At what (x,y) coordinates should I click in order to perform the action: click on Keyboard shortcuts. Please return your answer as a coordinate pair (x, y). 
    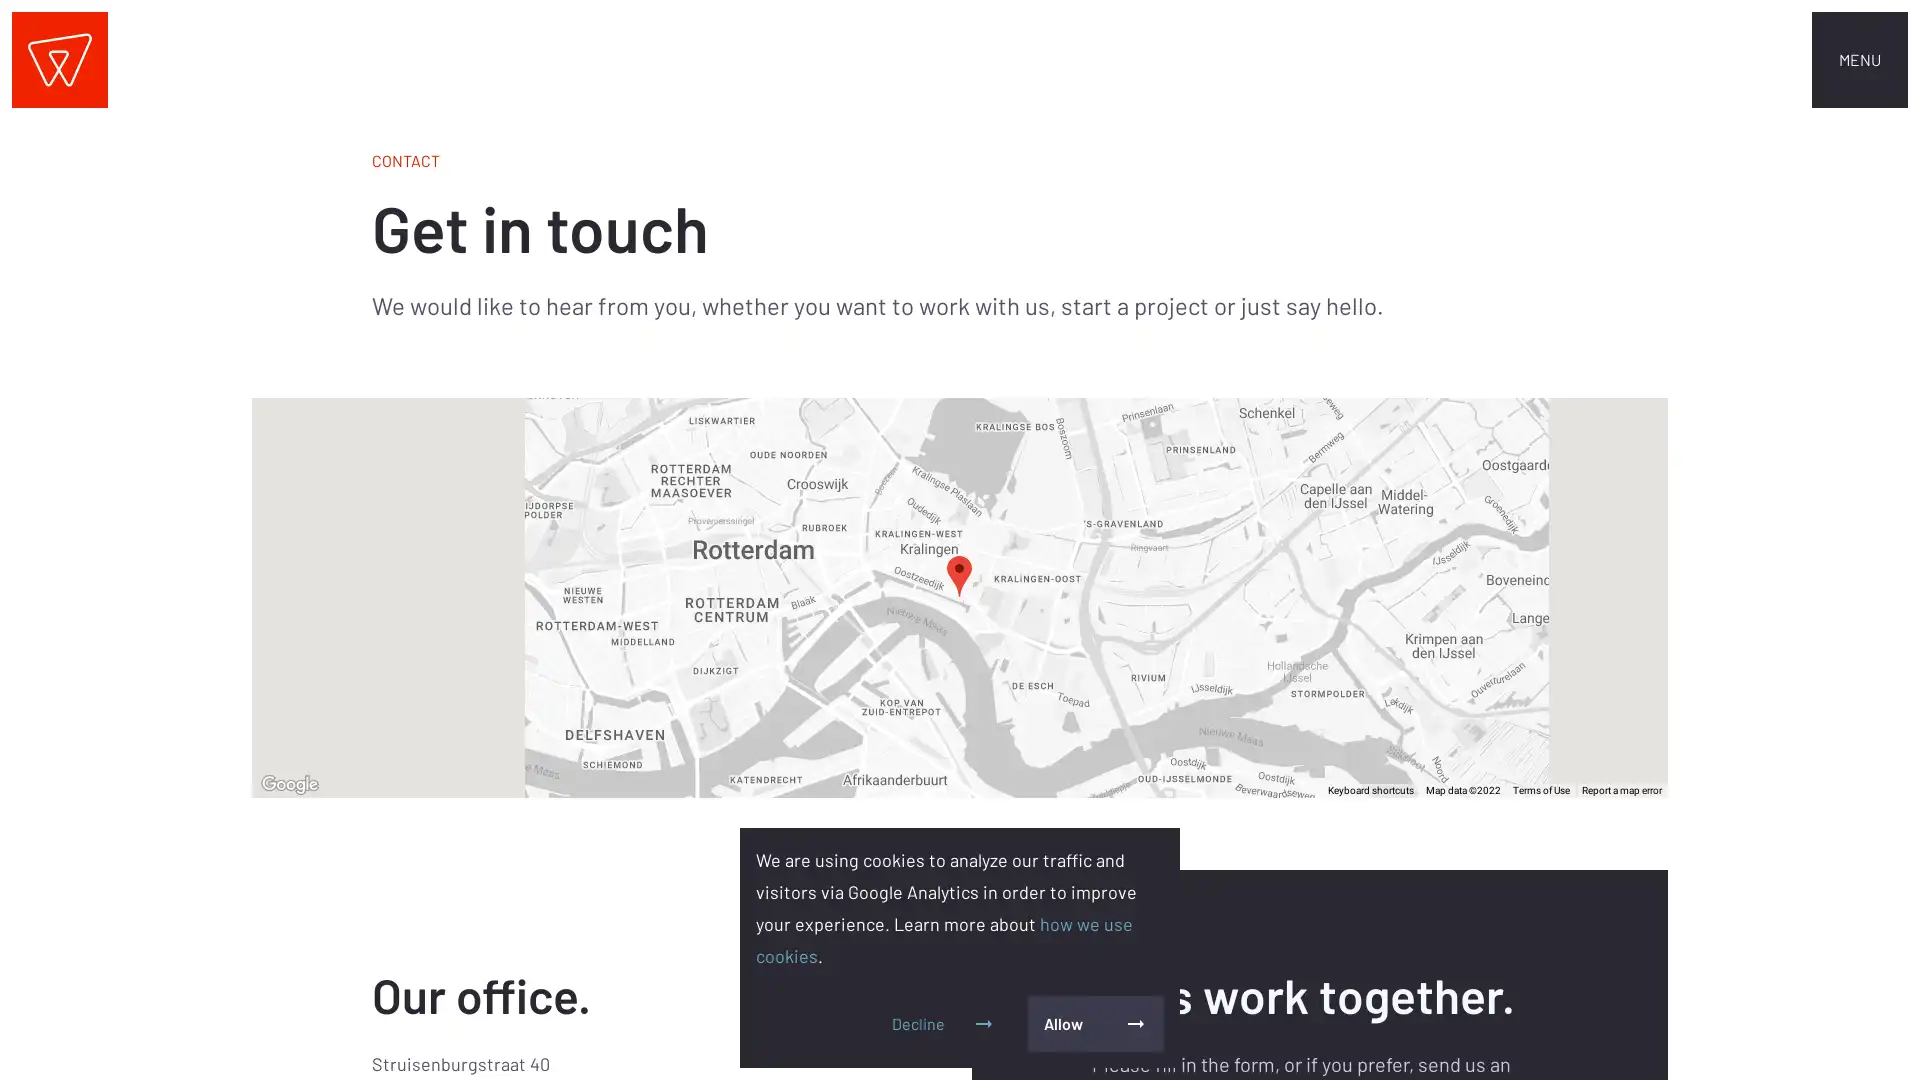
    Looking at the image, I should click on (1370, 789).